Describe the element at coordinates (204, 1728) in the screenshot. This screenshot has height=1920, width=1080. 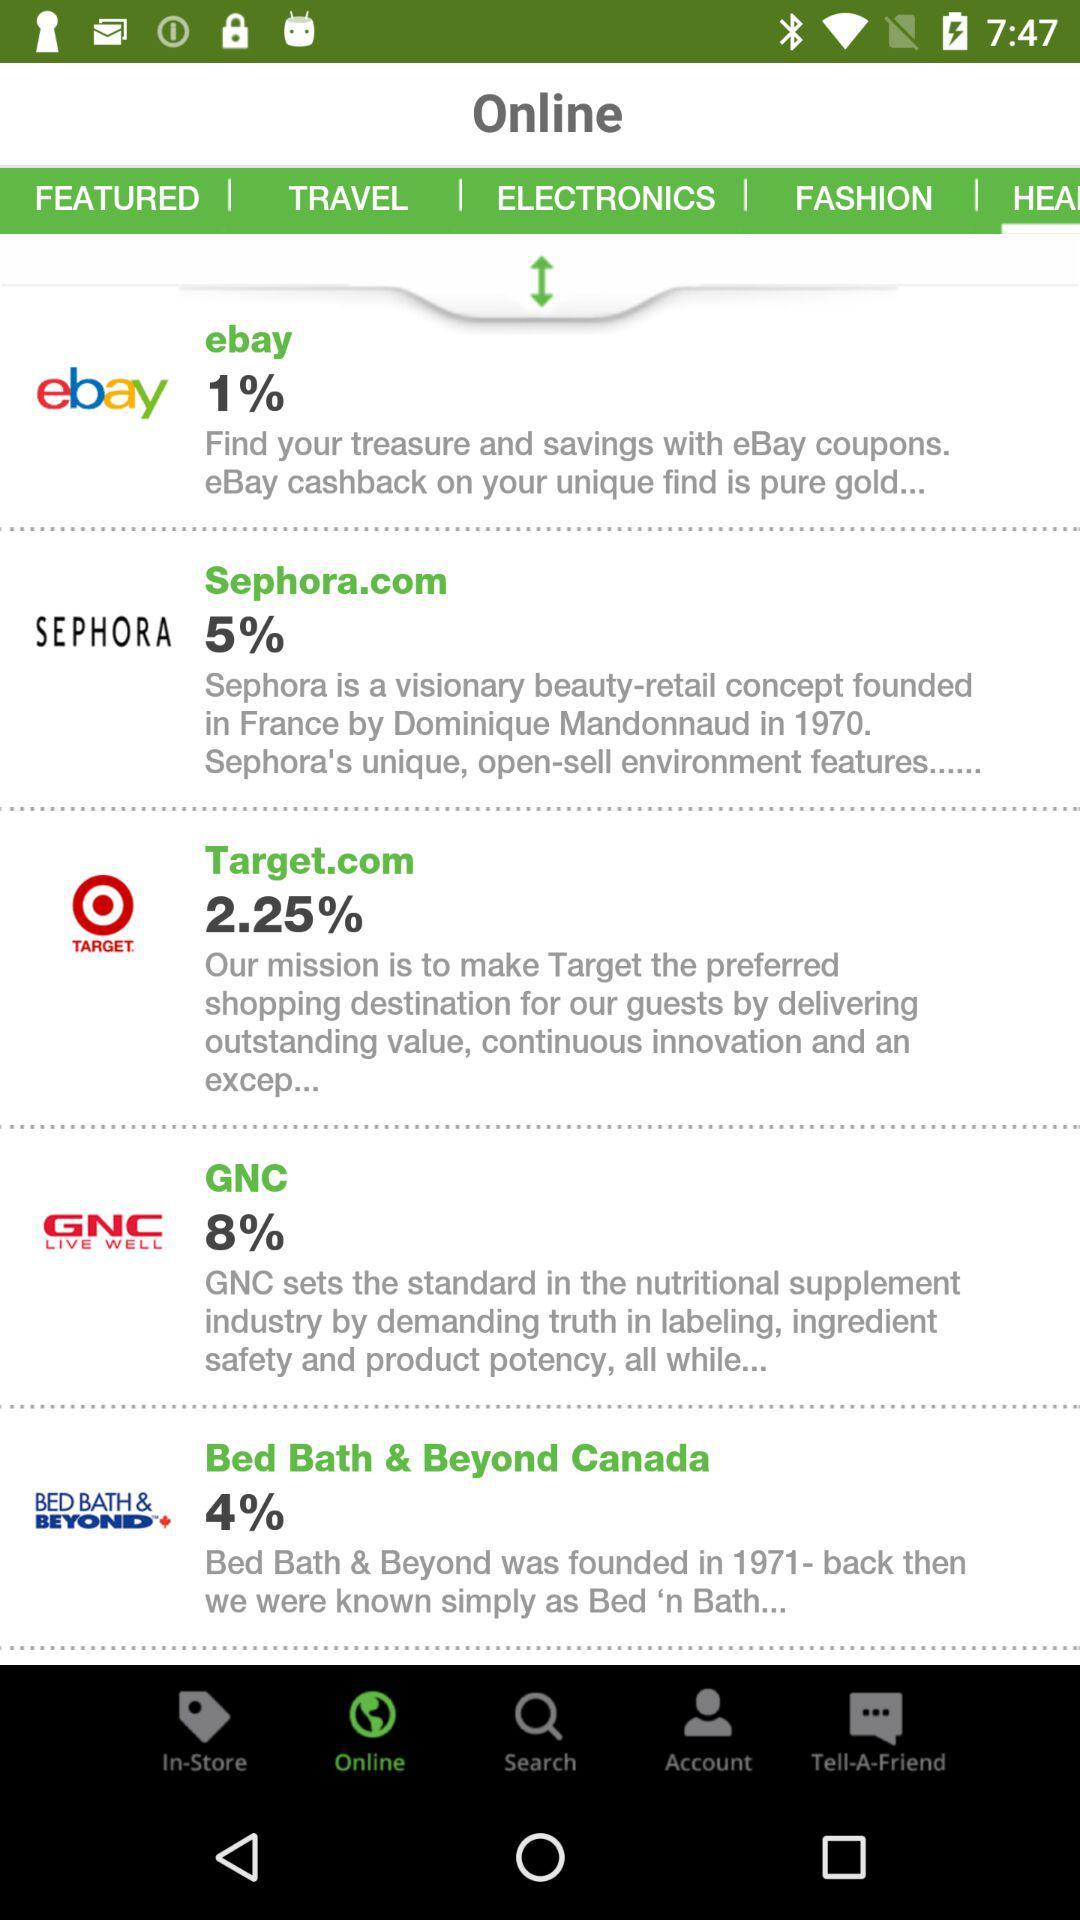
I see `the label icon` at that location.